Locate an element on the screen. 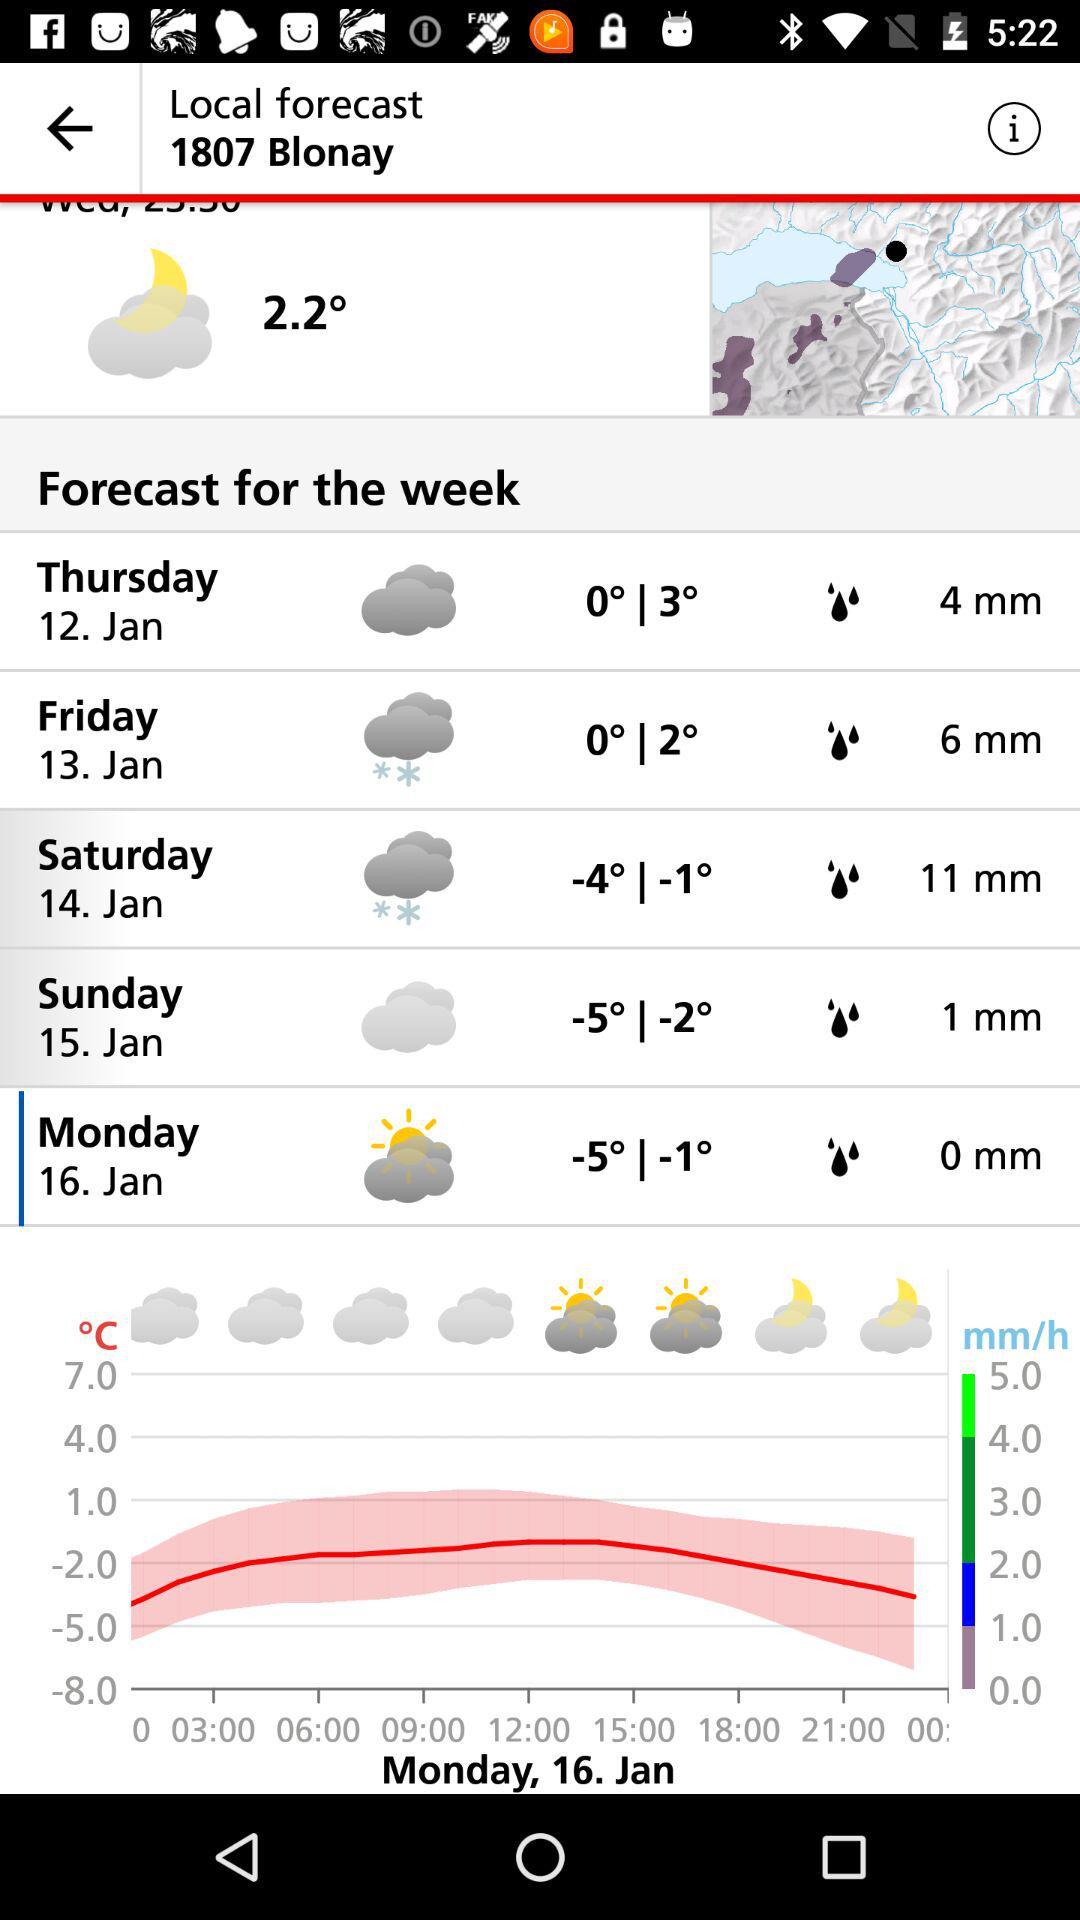 The image size is (1080, 1920). icon next to local forecast item is located at coordinates (1014, 127).